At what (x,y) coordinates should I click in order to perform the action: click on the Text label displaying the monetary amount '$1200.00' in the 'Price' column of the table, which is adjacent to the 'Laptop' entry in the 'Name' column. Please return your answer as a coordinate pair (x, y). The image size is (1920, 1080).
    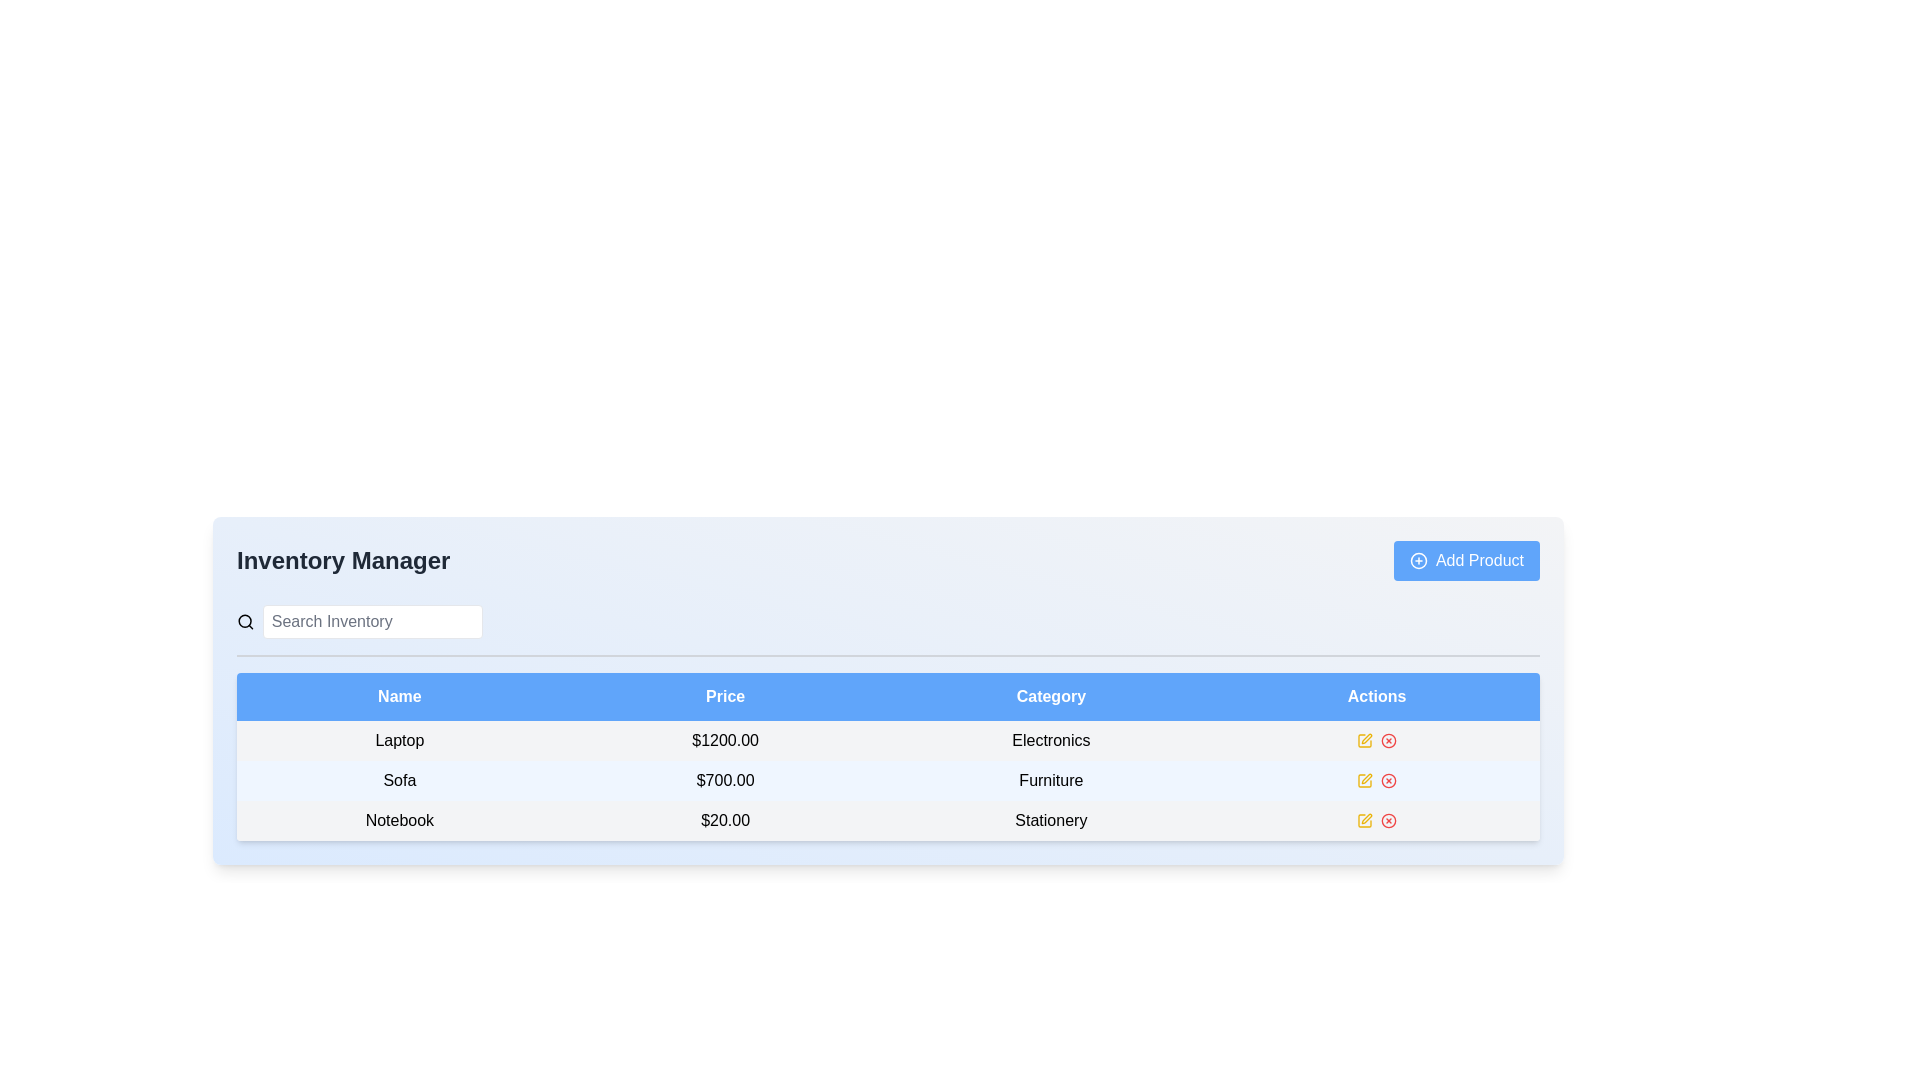
    Looking at the image, I should click on (724, 740).